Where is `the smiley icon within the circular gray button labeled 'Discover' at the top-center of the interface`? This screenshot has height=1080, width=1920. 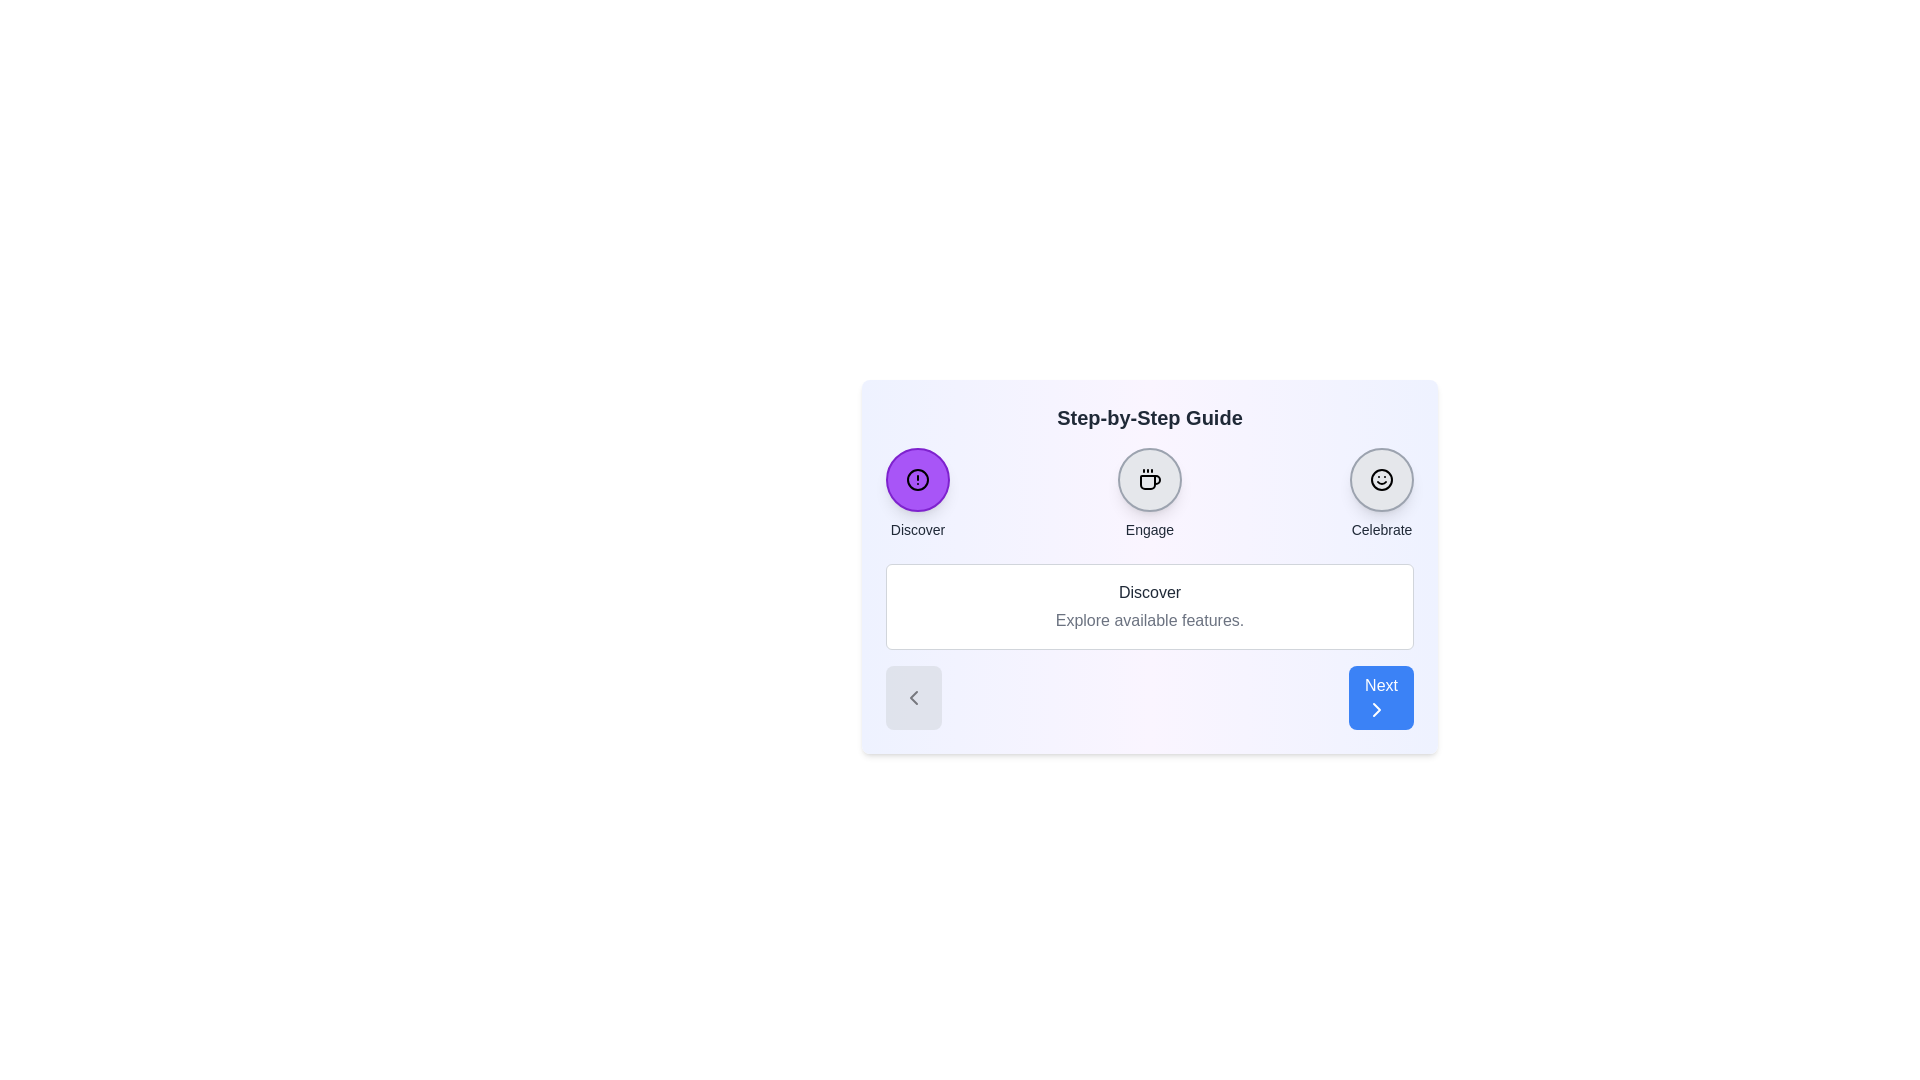 the smiley icon within the circular gray button labeled 'Discover' at the top-center of the interface is located at coordinates (1381, 479).